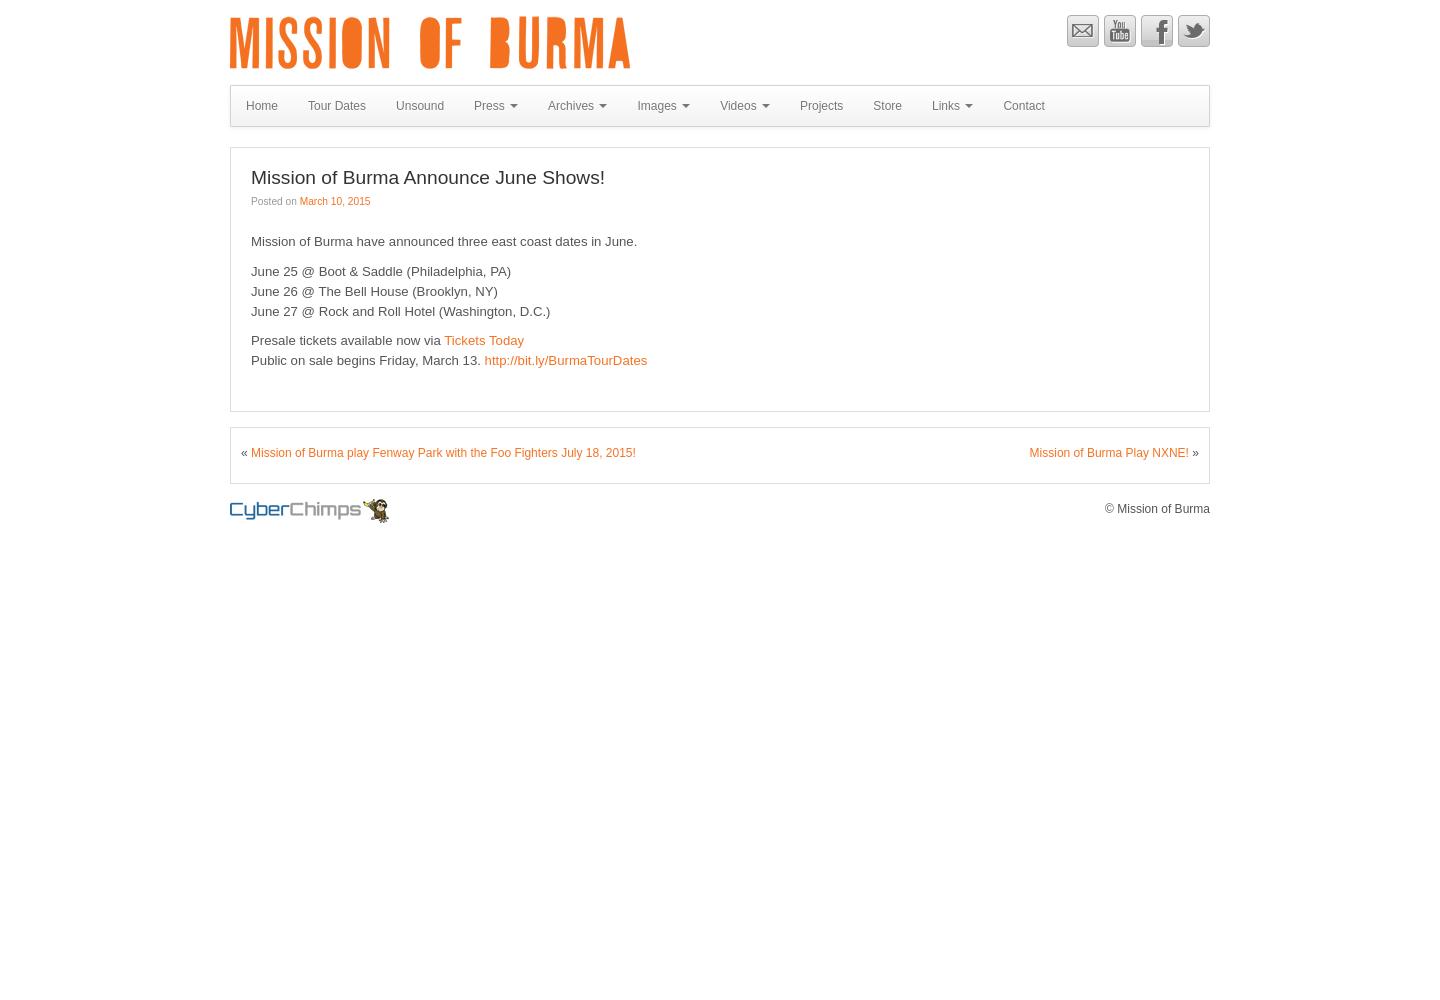 The image size is (1440, 1000). What do you see at coordinates (399, 310) in the screenshot?
I see `'June 27 @ Rock and Roll Hotel (Washington, D.C.)'` at bounding box center [399, 310].